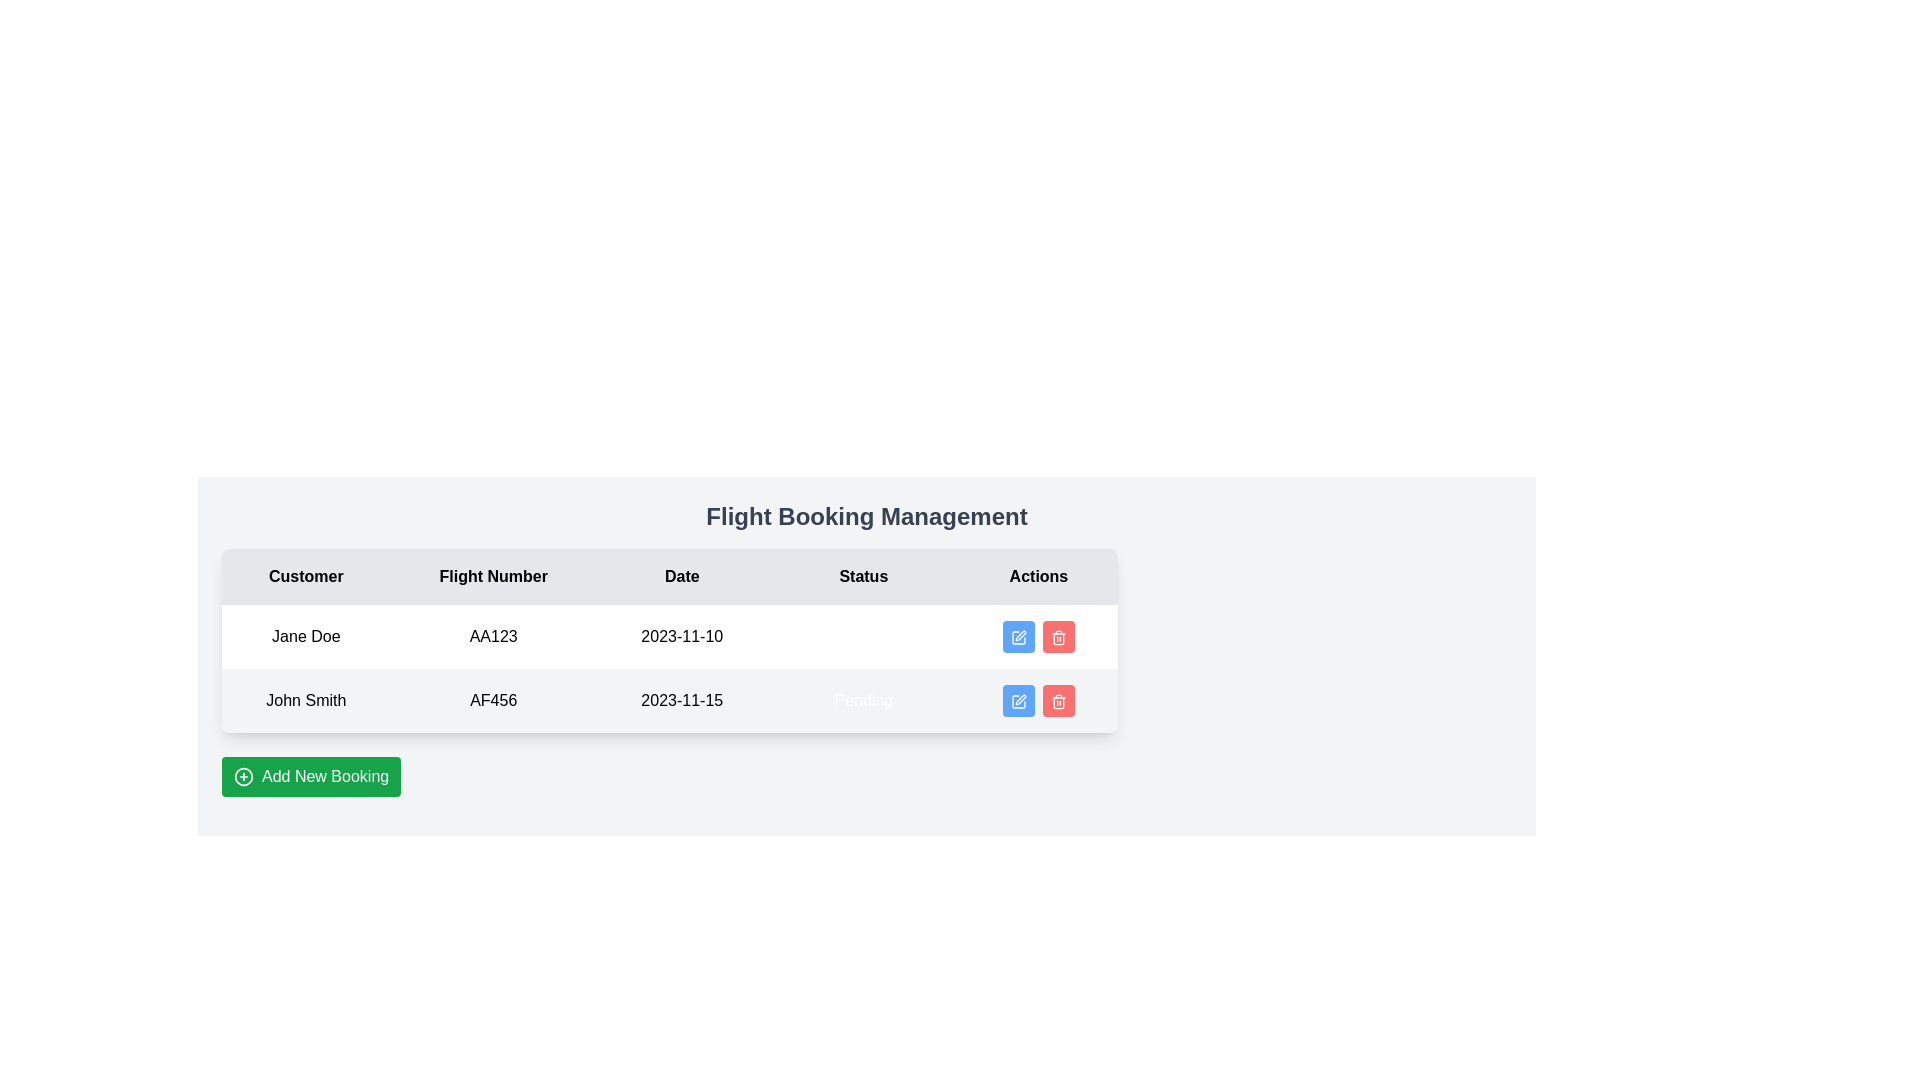 The height and width of the screenshot is (1080, 1920). I want to click on the delete button located in the 'Actions' column of the first row in the flight booking table, so click(1038, 636).